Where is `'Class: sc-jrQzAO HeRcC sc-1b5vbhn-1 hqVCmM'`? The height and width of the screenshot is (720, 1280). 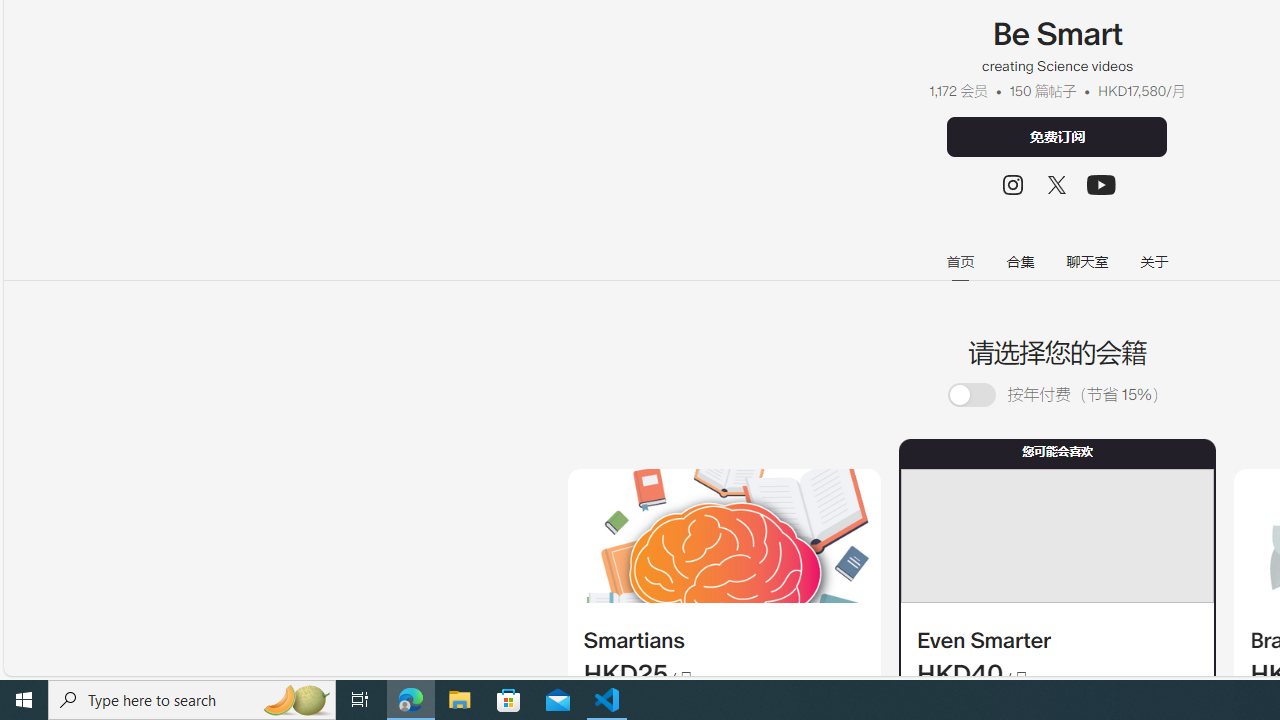
'Class: sc-jrQzAO HeRcC sc-1b5vbhn-1 hqVCmM' is located at coordinates (1101, 185).